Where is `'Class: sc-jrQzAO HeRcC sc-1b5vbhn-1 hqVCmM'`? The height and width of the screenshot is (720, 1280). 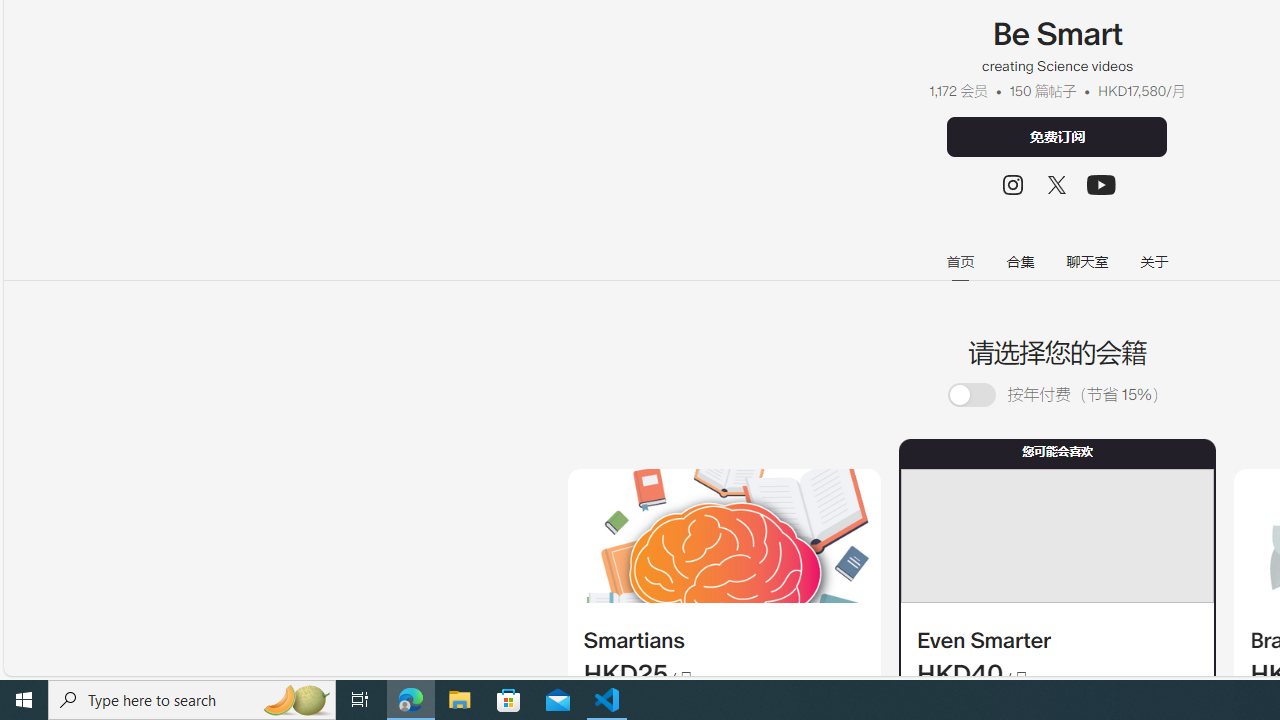
'Class: sc-jrQzAO HeRcC sc-1b5vbhn-1 hqVCmM' is located at coordinates (1101, 185).